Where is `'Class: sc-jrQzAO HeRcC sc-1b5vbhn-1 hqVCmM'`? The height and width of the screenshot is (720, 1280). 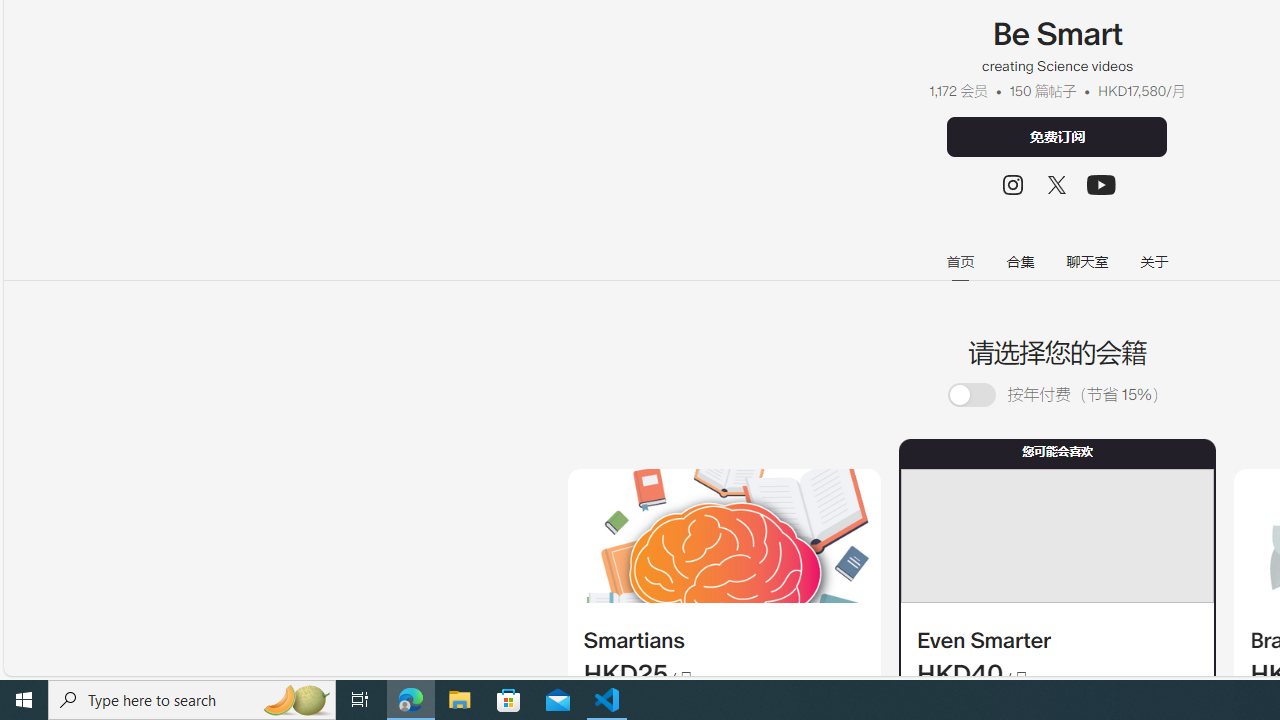
'Class: sc-jrQzAO HeRcC sc-1b5vbhn-1 hqVCmM' is located at coordinates (1101, 185).